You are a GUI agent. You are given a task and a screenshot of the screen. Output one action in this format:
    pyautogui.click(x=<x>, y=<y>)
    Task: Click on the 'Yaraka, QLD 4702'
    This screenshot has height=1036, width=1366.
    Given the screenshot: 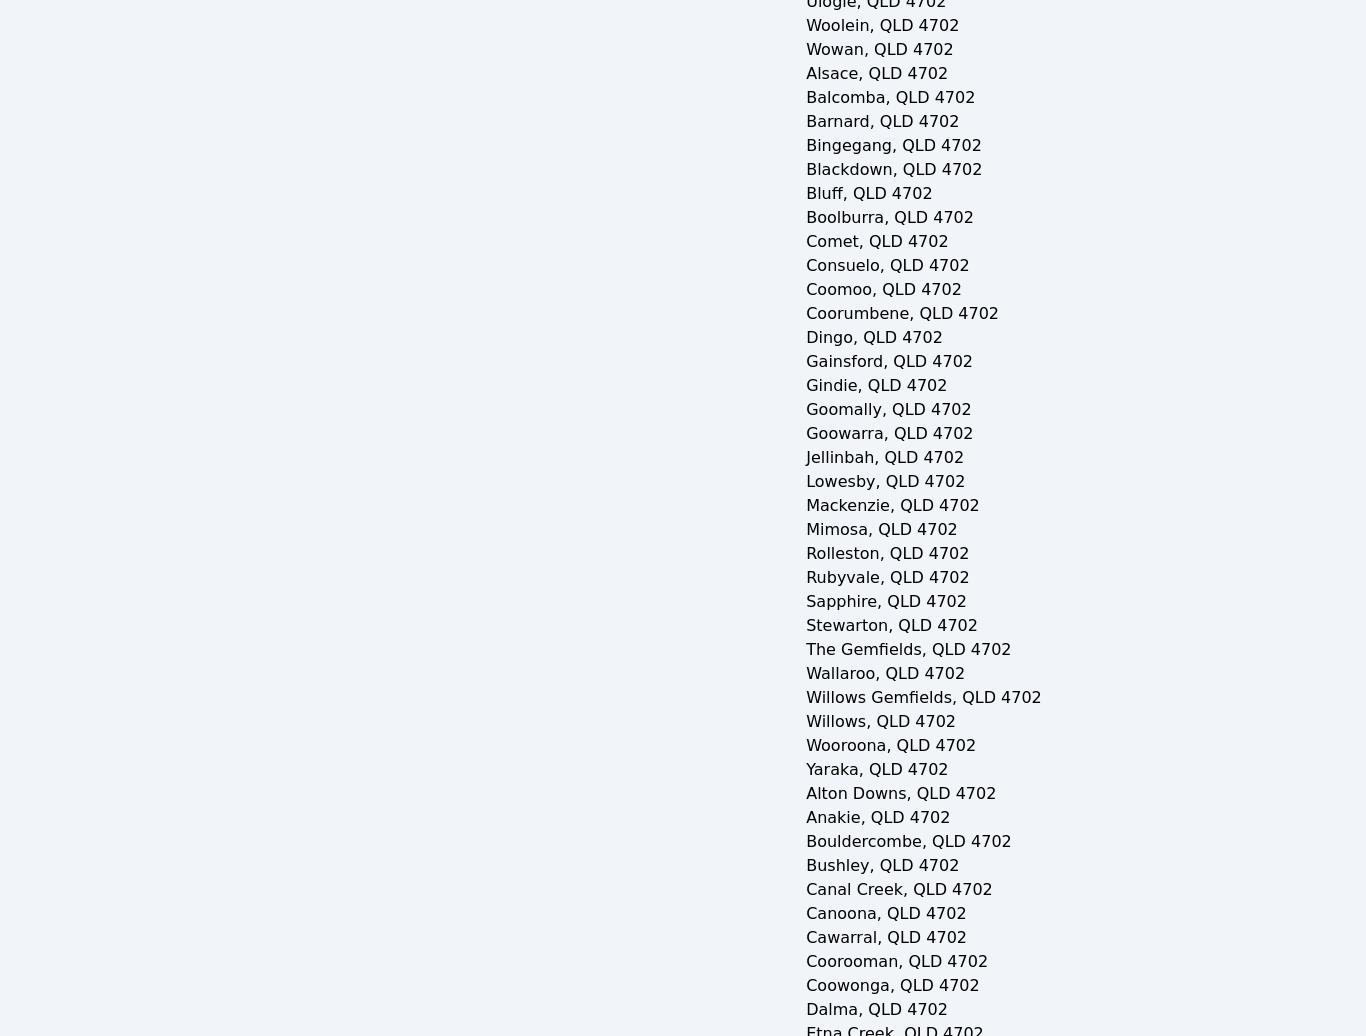 What is the action you would take?
    pyautogui.click(x=875, y=769)
    